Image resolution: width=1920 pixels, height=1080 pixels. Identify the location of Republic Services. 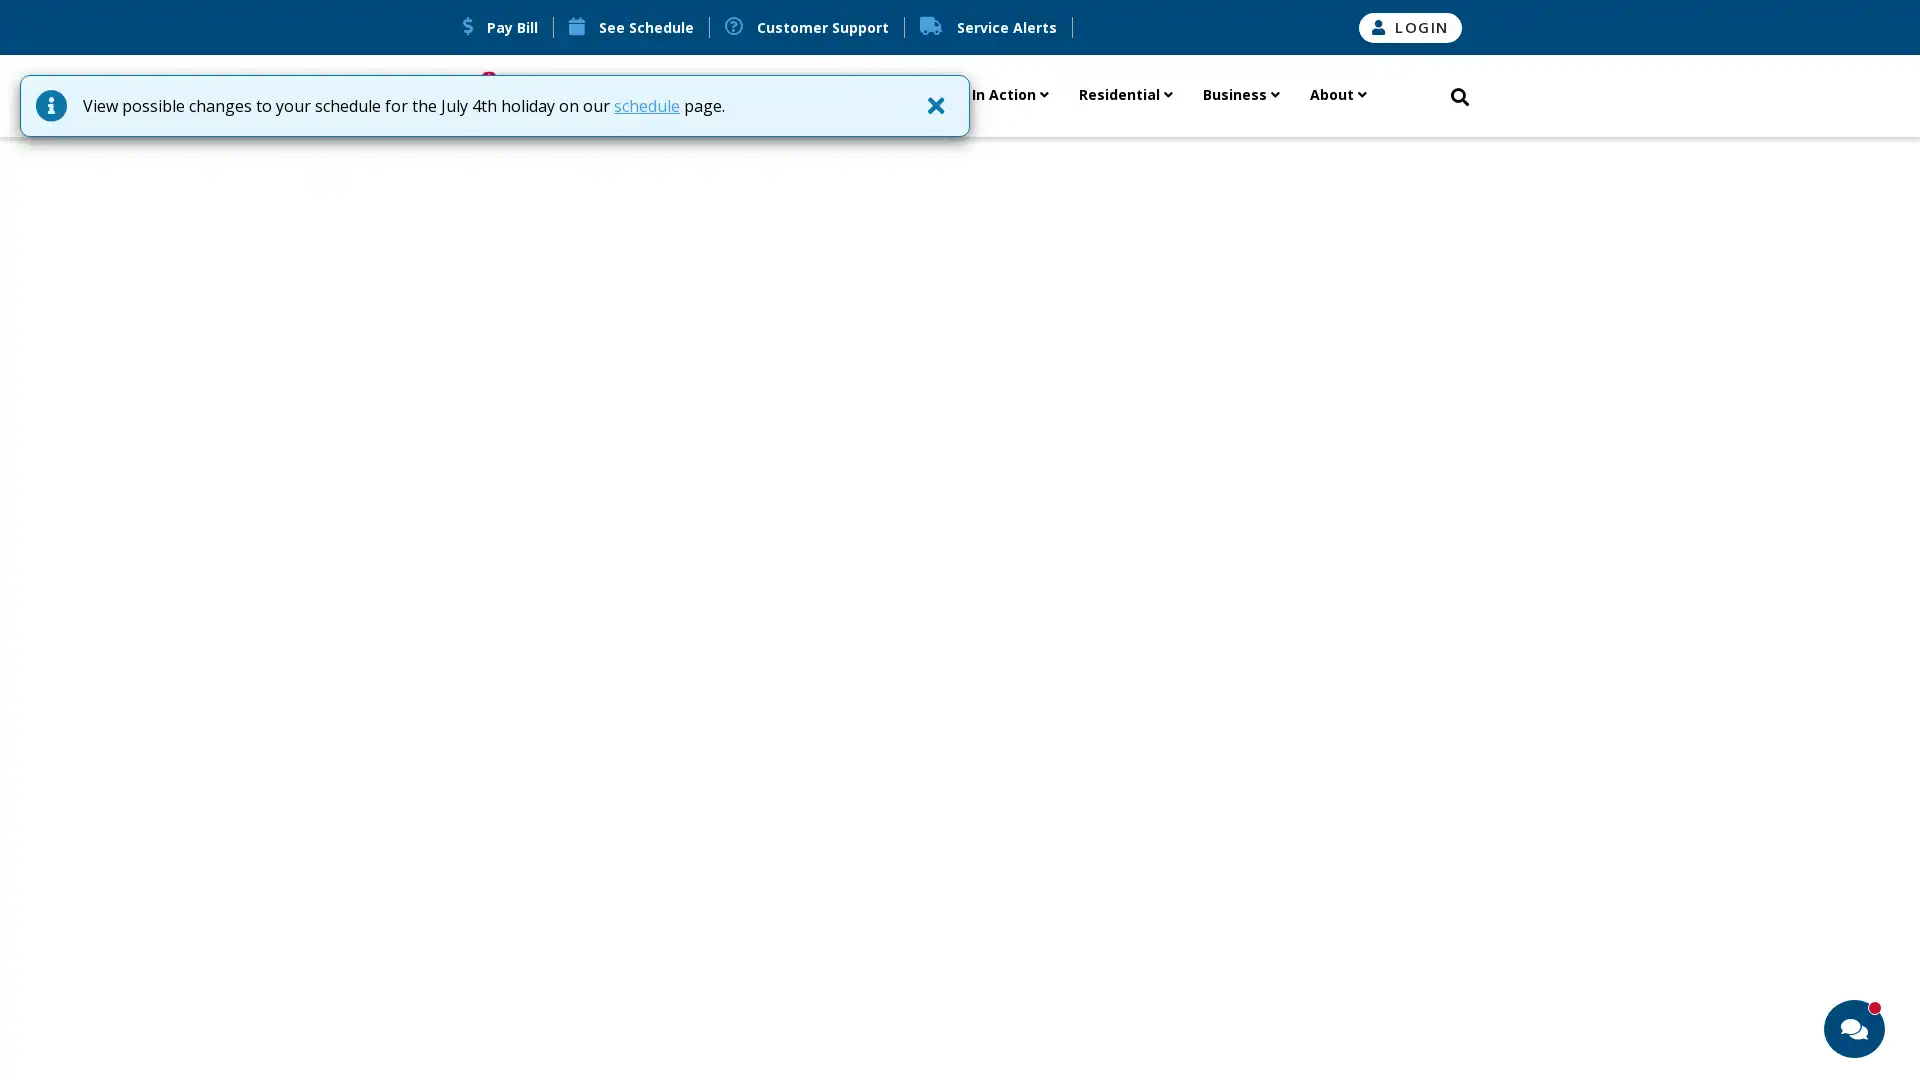
(542, 93).